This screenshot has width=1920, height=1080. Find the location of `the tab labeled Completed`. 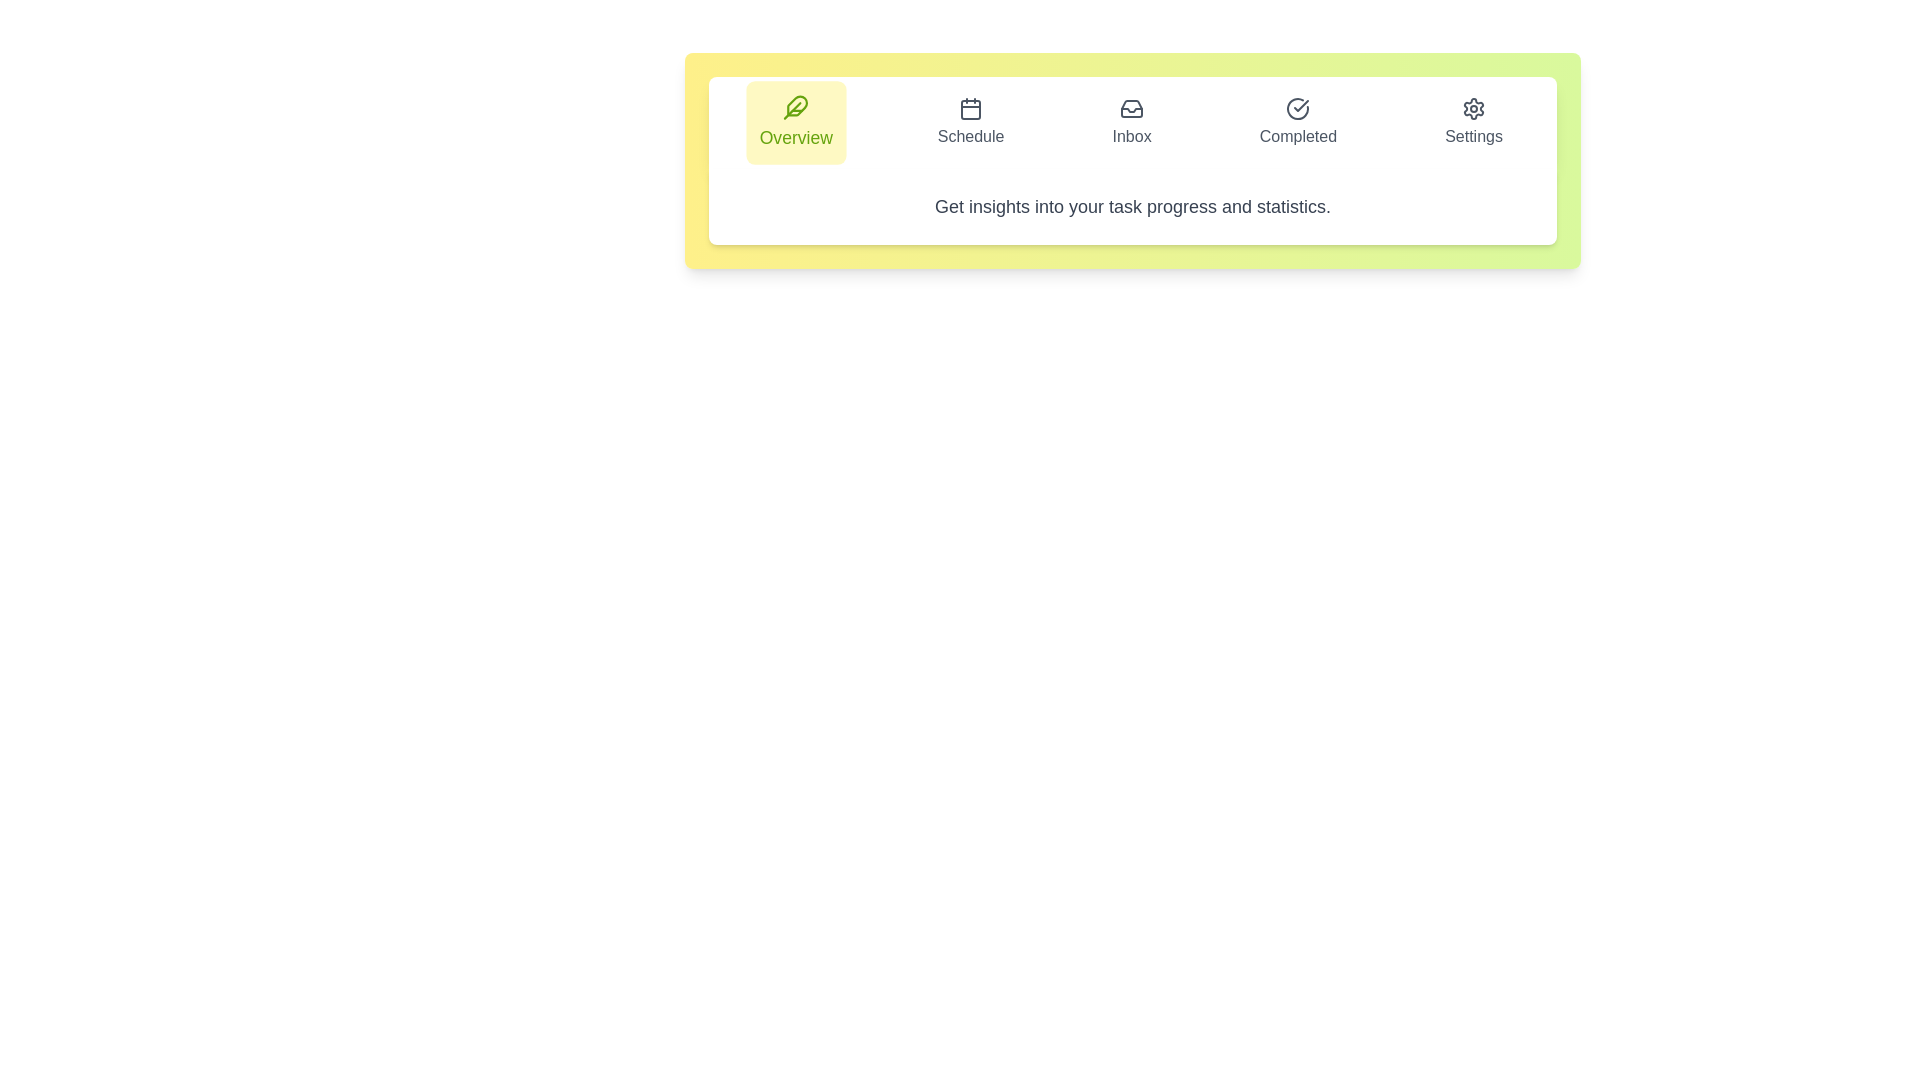

the tab labeled Completed is located at coordinates (1298, 123).